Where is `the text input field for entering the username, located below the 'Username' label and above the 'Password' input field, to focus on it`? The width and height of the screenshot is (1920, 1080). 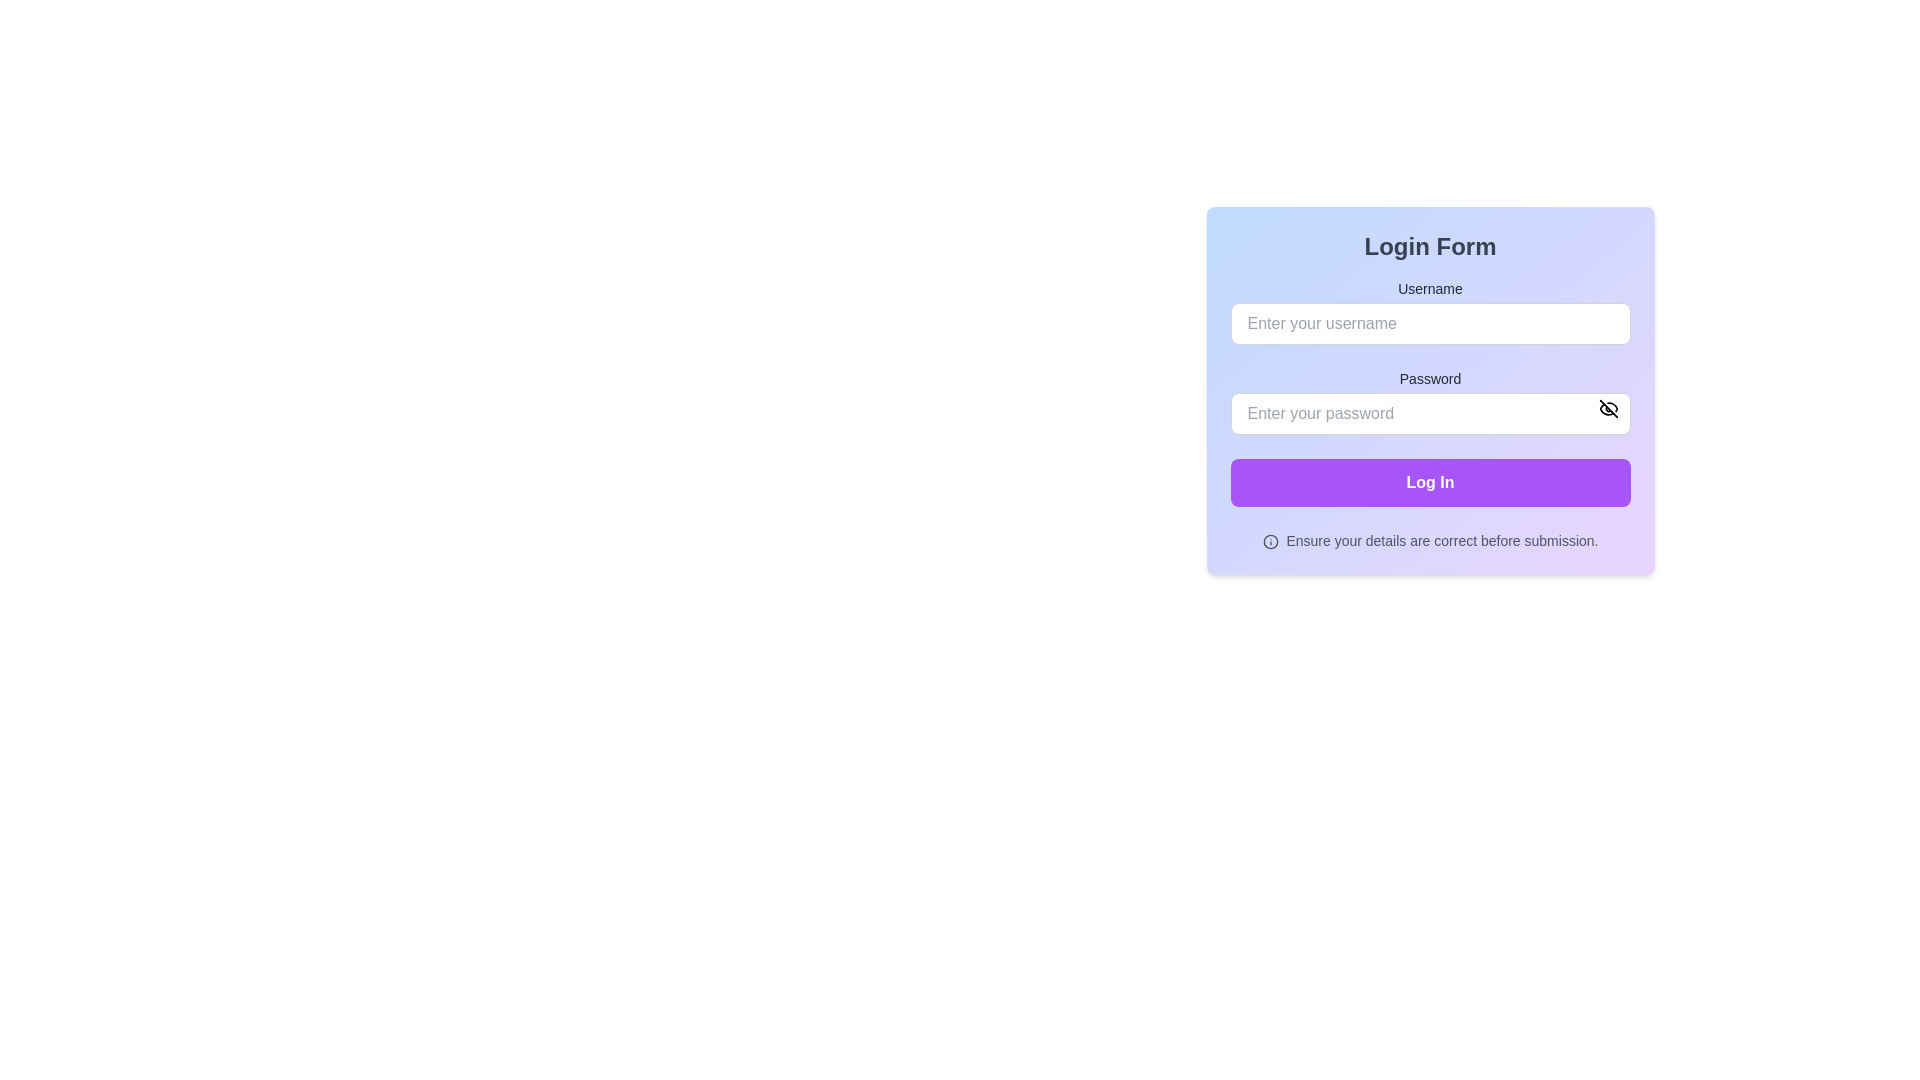 the text input field for entering the username, located below the 'Username' label and above the 'Password' input field, to focus on it is located at coordinates (1429, 312).